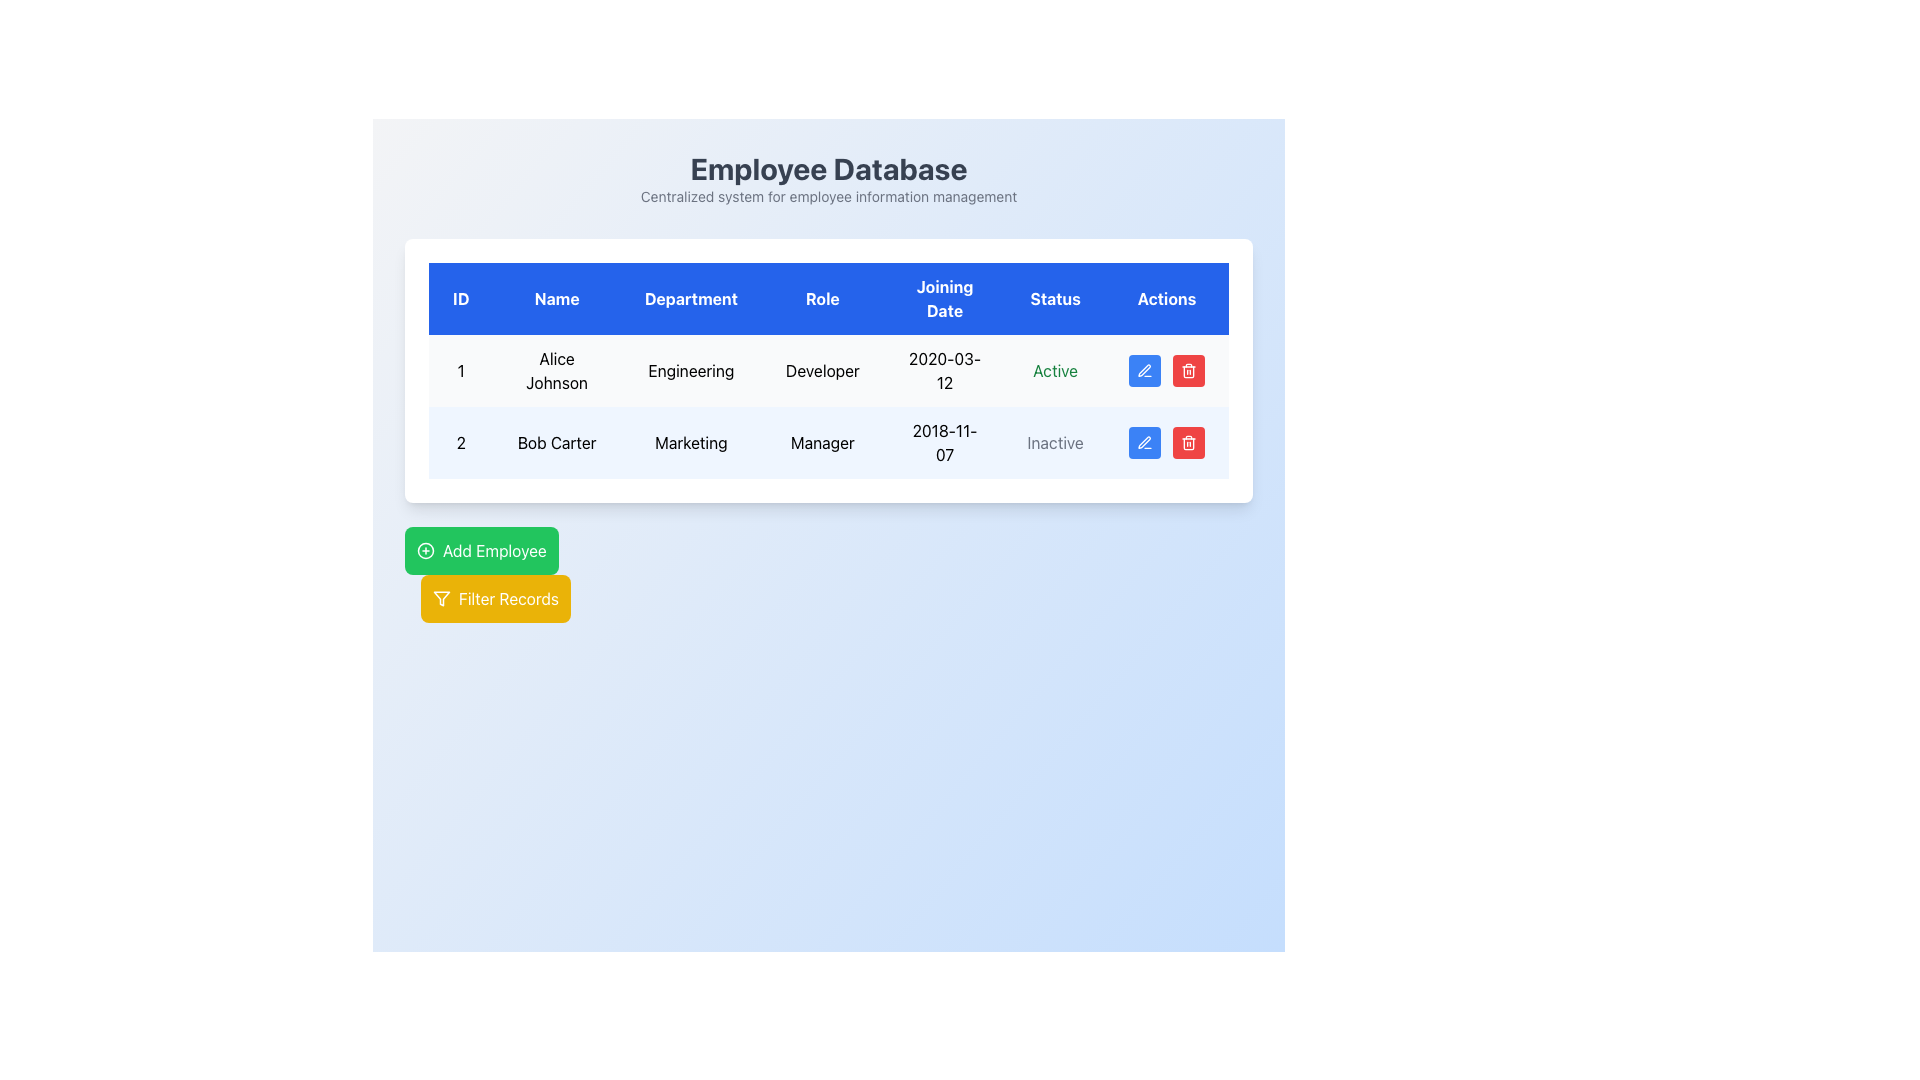 The width and height of the screenshot is (1920, 1080). Describe the element at coordinates (829, 196) in the screenshot. I see `the static text label 'Centralized system for employee information management' to check for any tooltip appearance` at that location.